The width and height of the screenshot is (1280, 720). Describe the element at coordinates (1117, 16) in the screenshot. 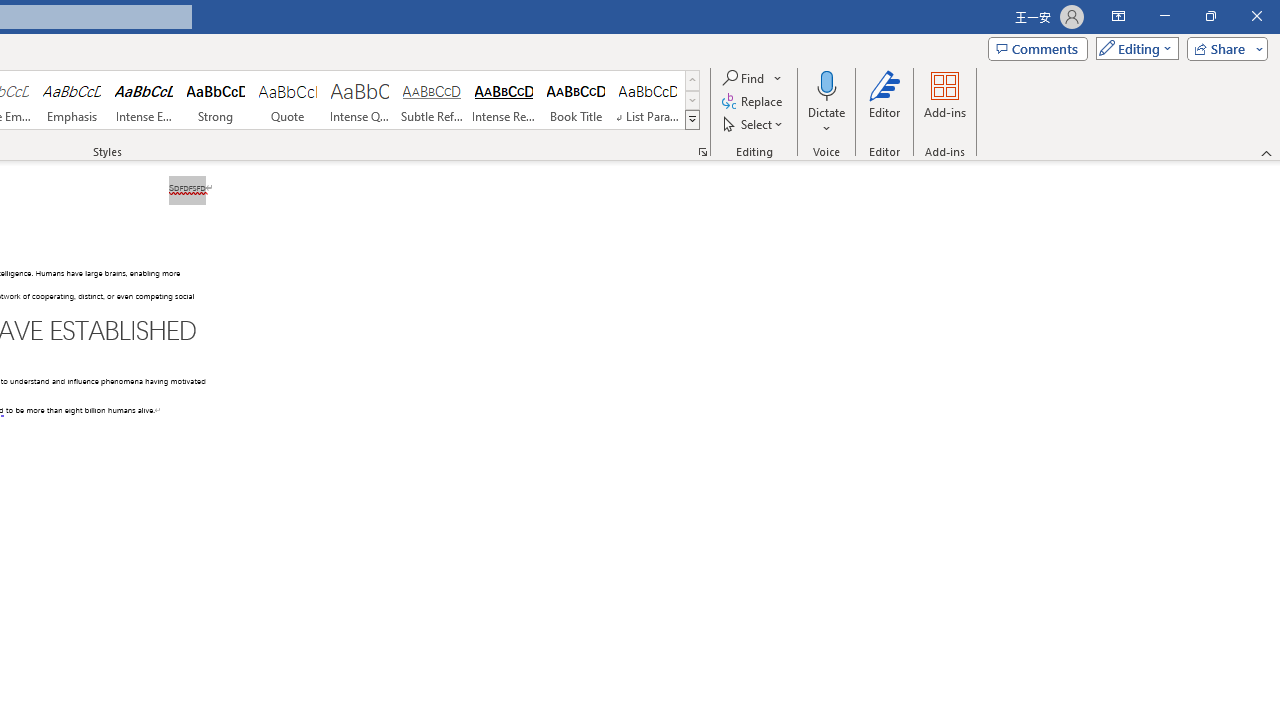

I see `'Ribbon Display Options'` at that location.